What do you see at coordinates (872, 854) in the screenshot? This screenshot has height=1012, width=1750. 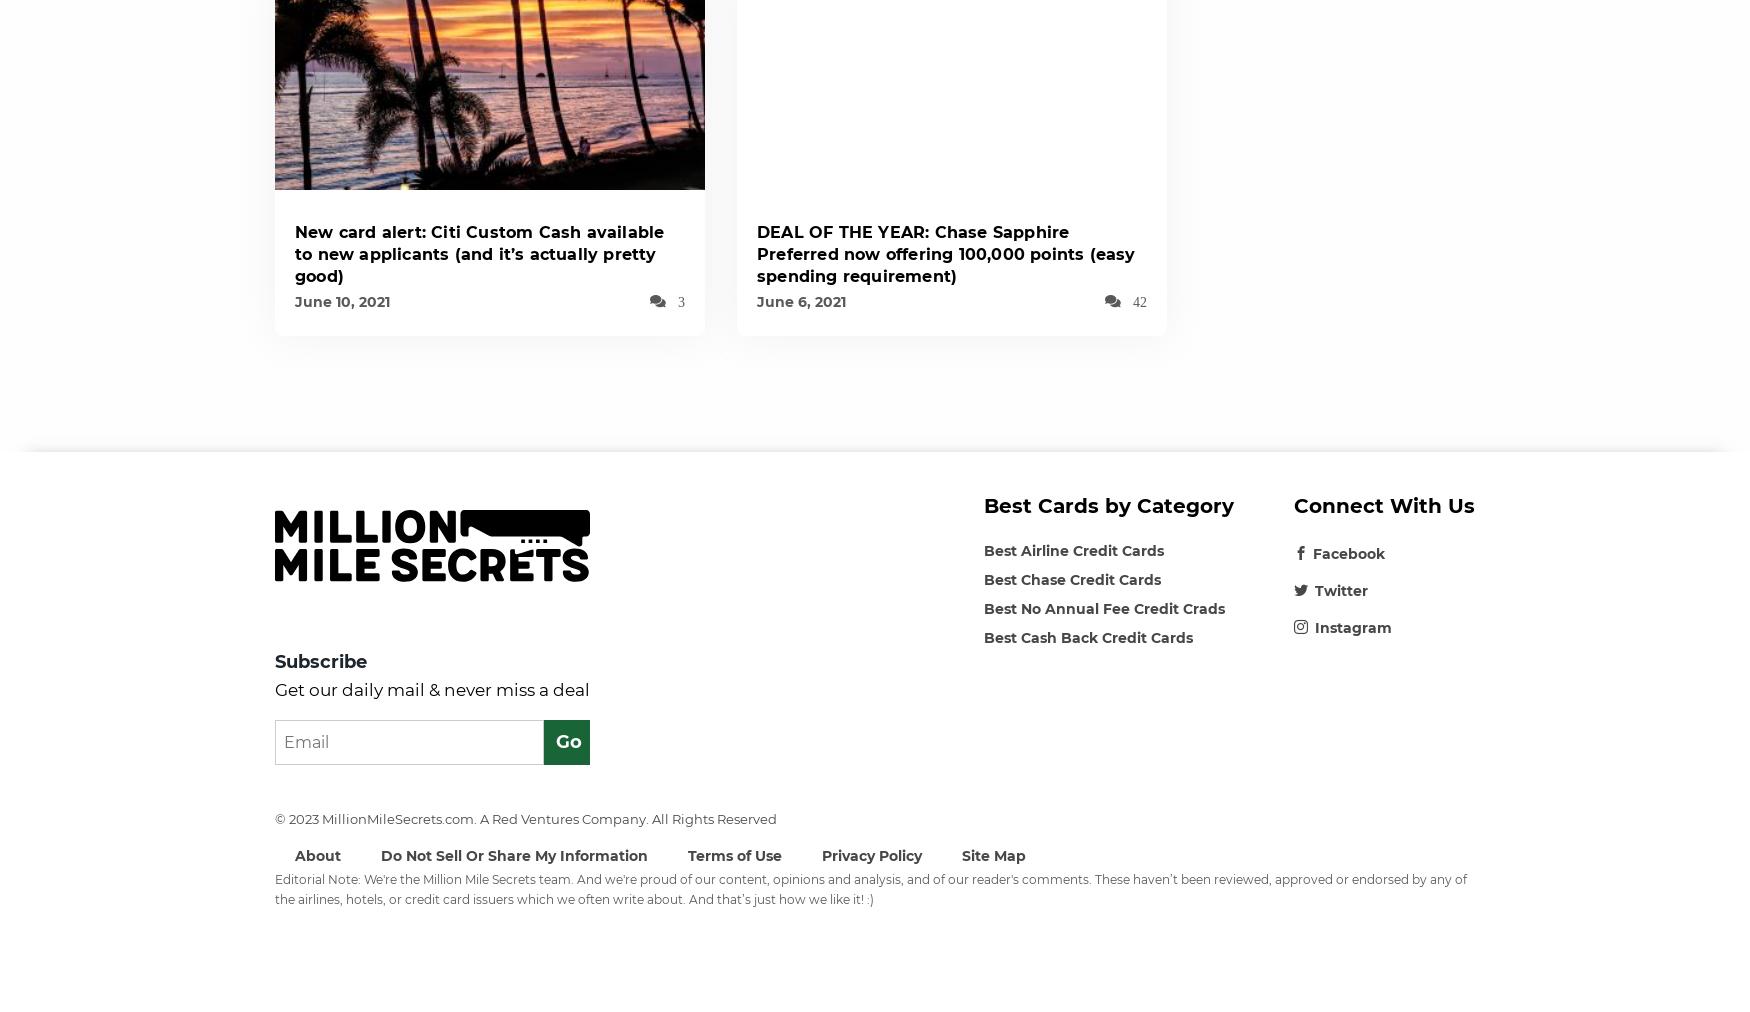 I see `'Privacy Policy'` at bounding box center [872, 854].